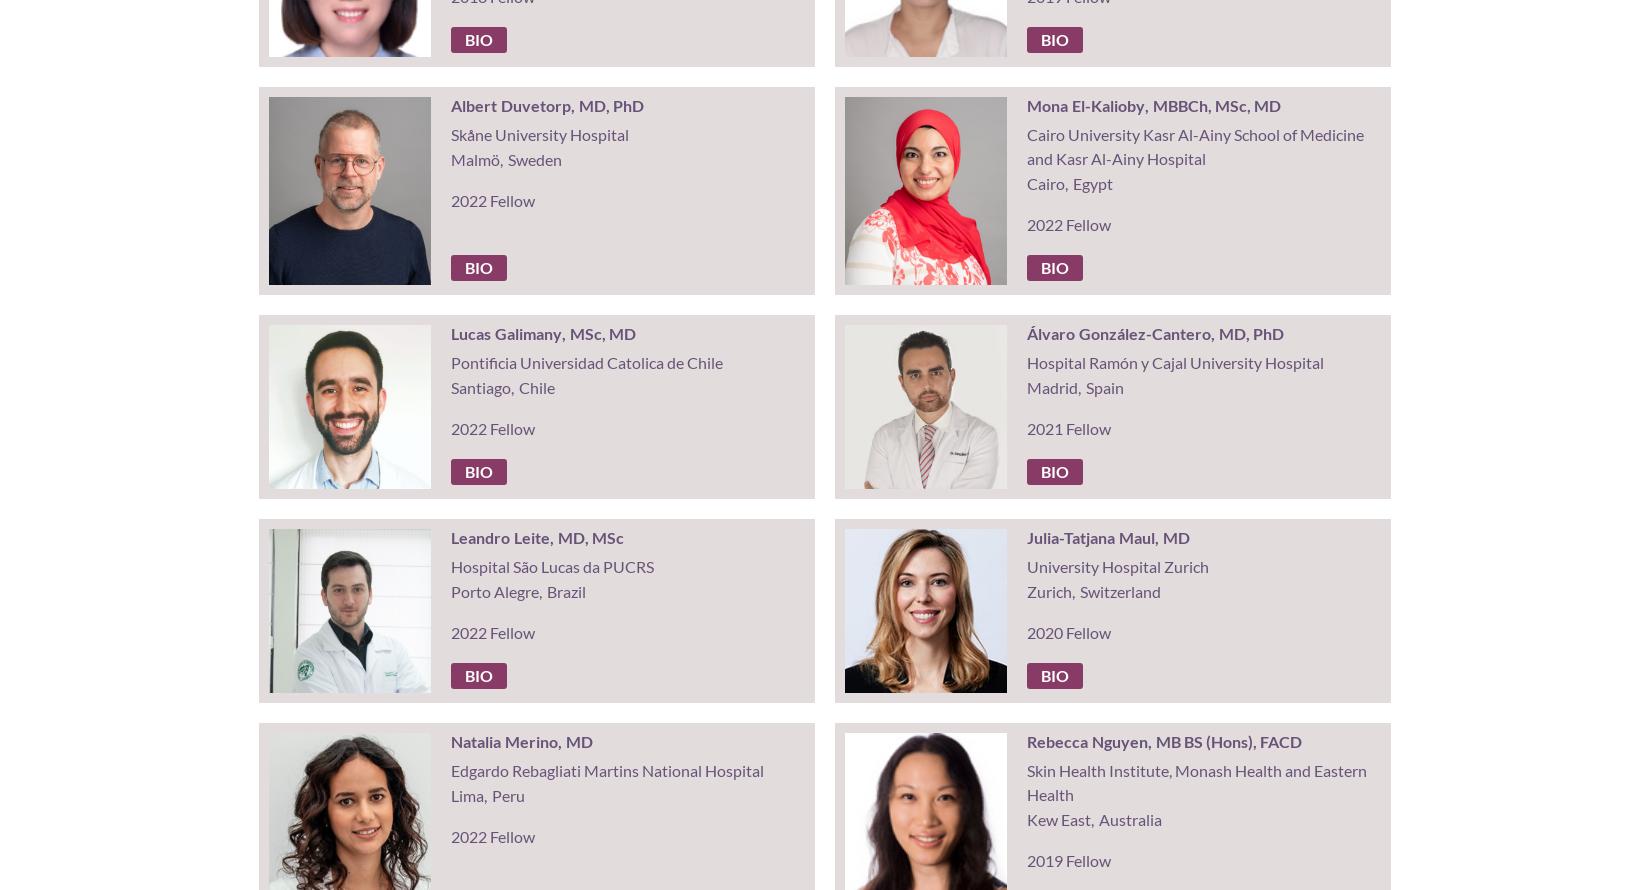 This screenshot has width=1650, height=890. What do you see at coordinates (532, 159) in the screenshot?
I see `'Sweden'` at bounding box center [532, 159].